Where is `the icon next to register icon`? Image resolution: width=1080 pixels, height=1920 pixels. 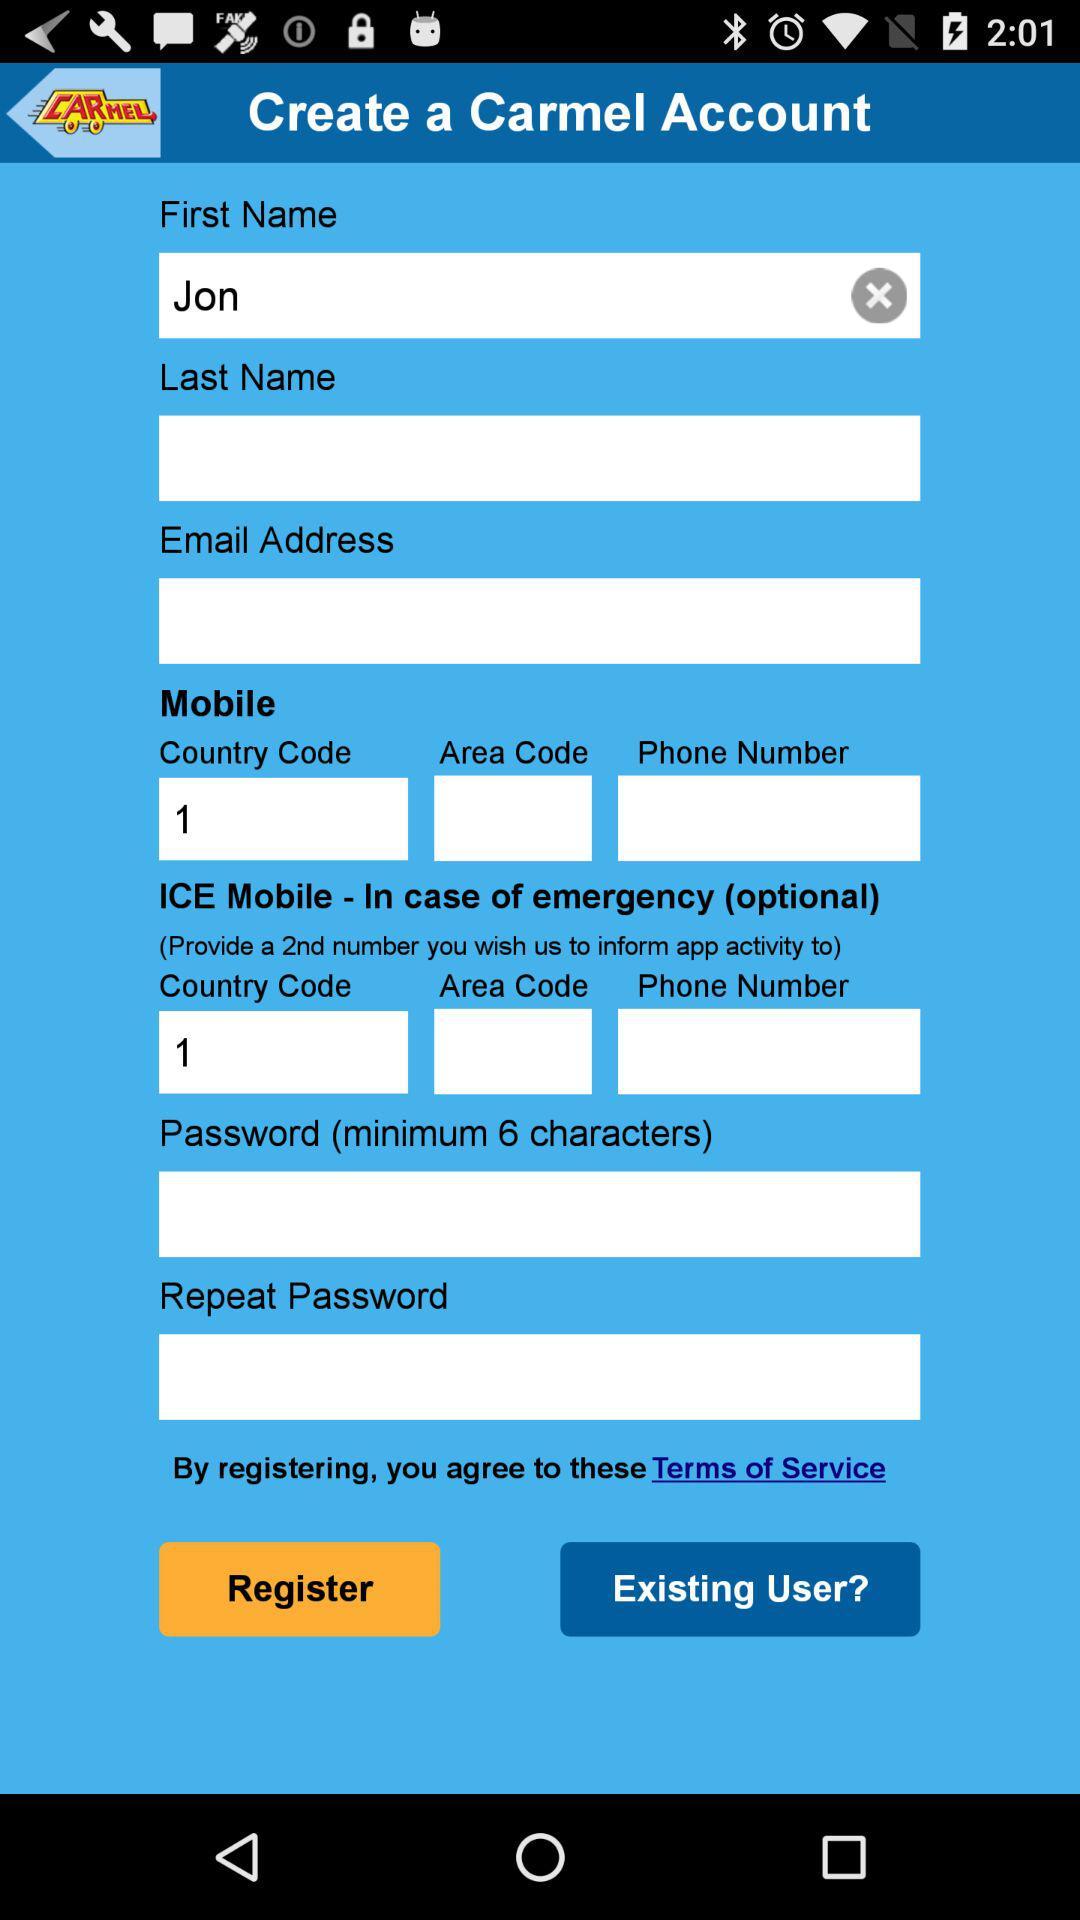
the icon next to register icon is located at coordinates (740, 1588).